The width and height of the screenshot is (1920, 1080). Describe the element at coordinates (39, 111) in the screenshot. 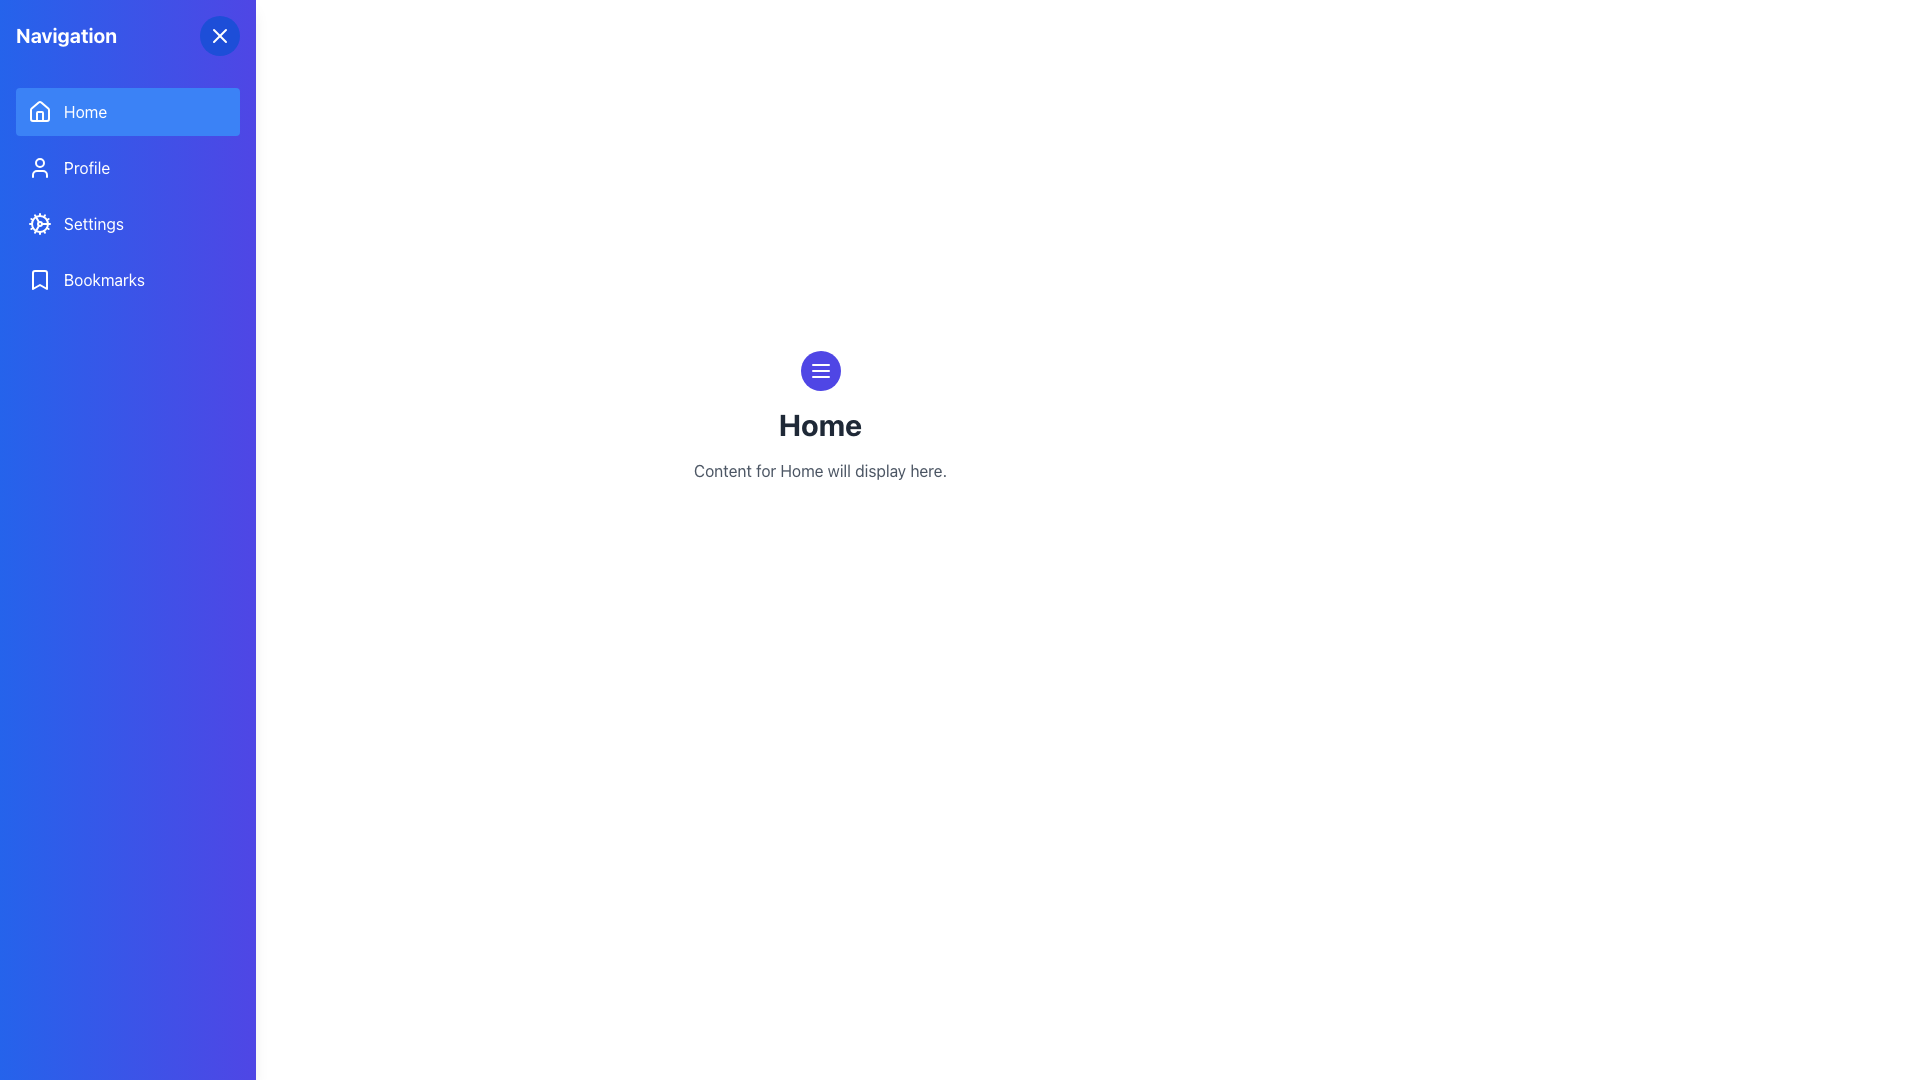

I see `'Home' icon in the navigation menu, which is located at the leftmost position preceding the 'Home' text label` at that location.